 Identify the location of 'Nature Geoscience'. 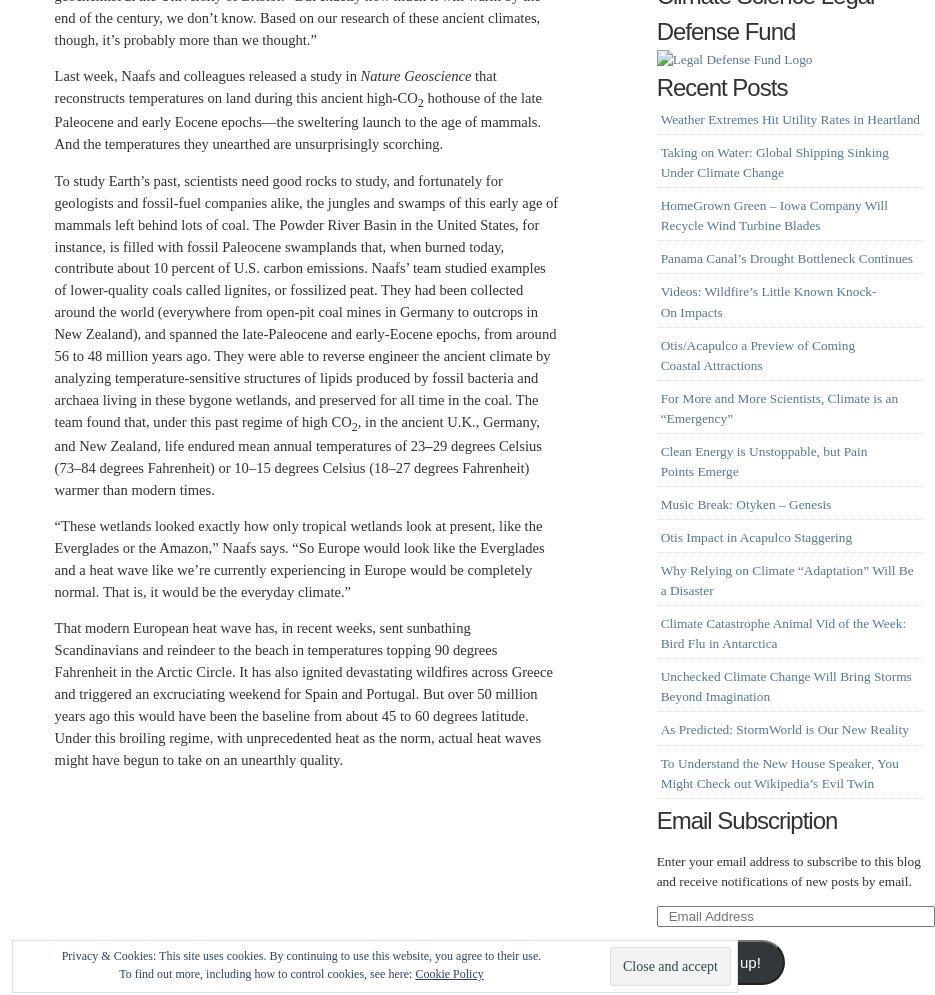
(415, 75).